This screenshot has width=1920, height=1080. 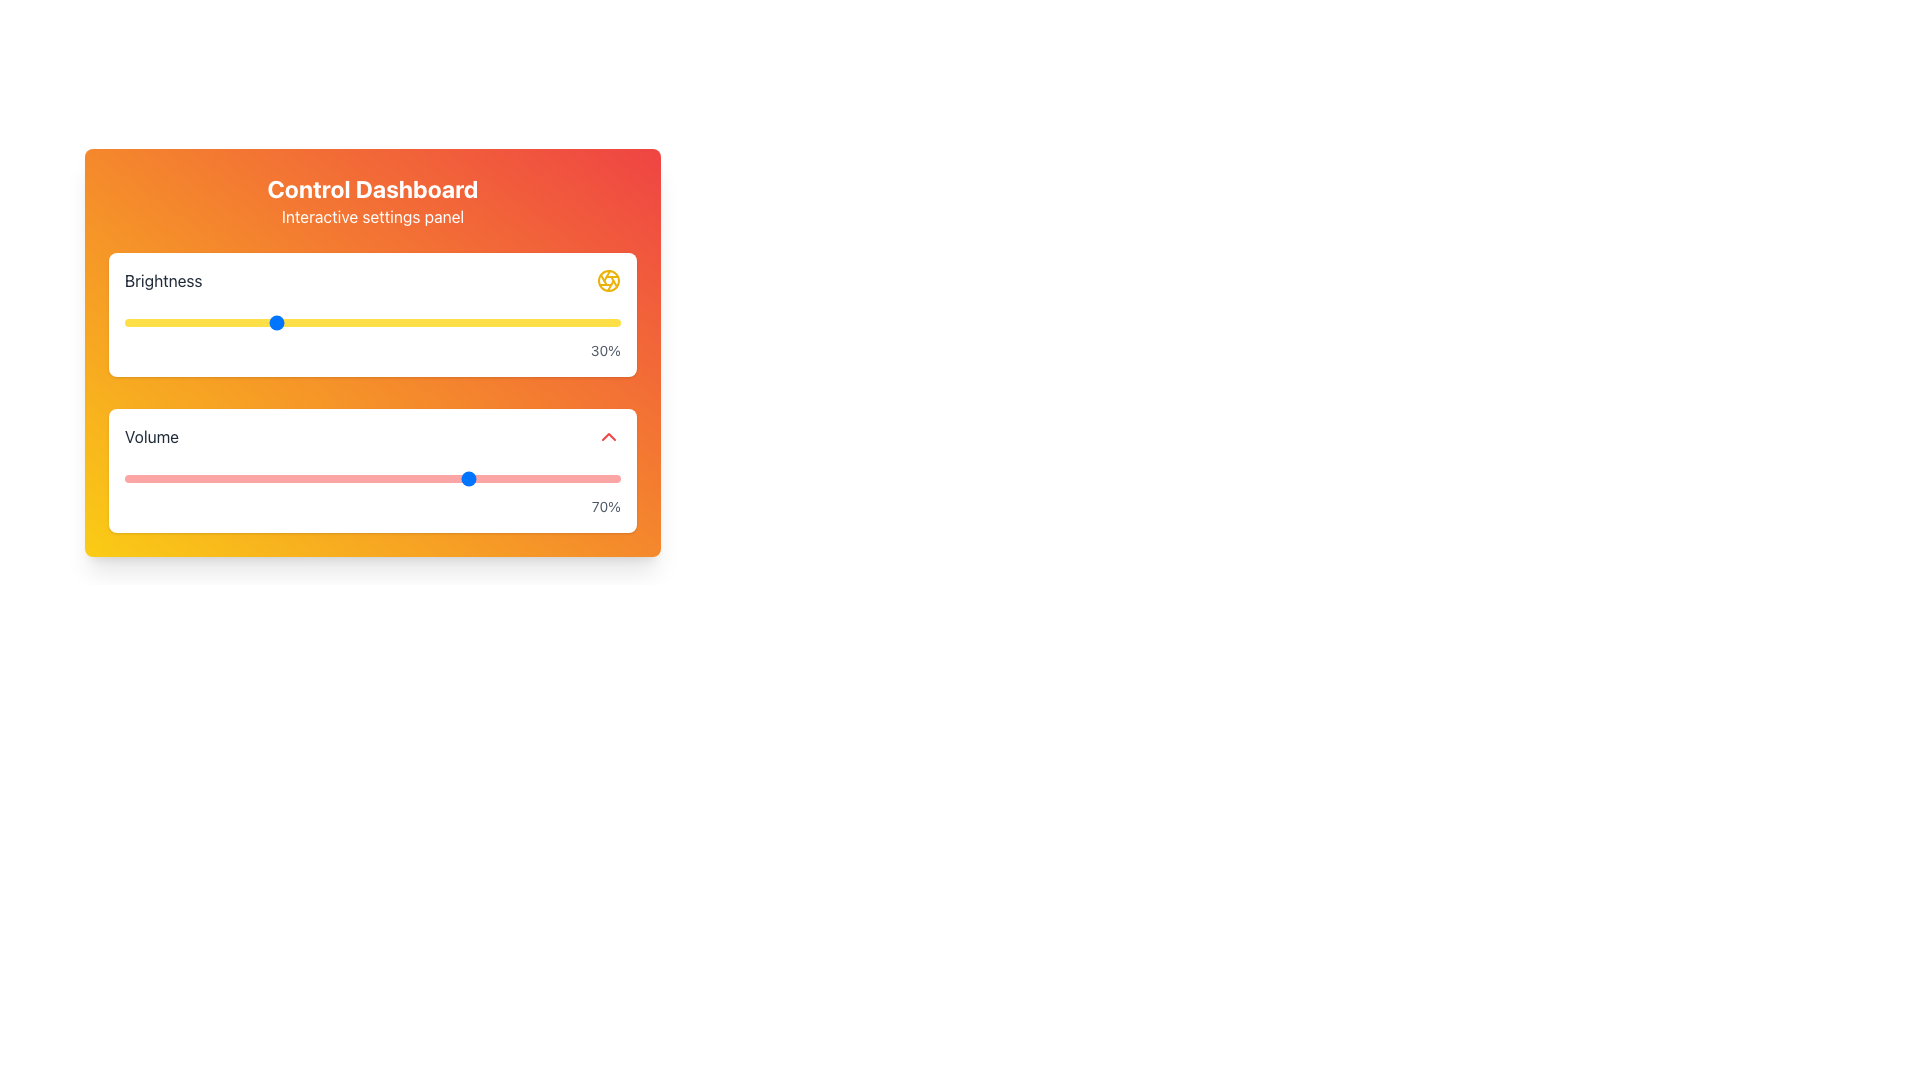 What do you see at coordinates (368, 478) in the screenshot?
I see `the volume` at bounding box center [368, 478].